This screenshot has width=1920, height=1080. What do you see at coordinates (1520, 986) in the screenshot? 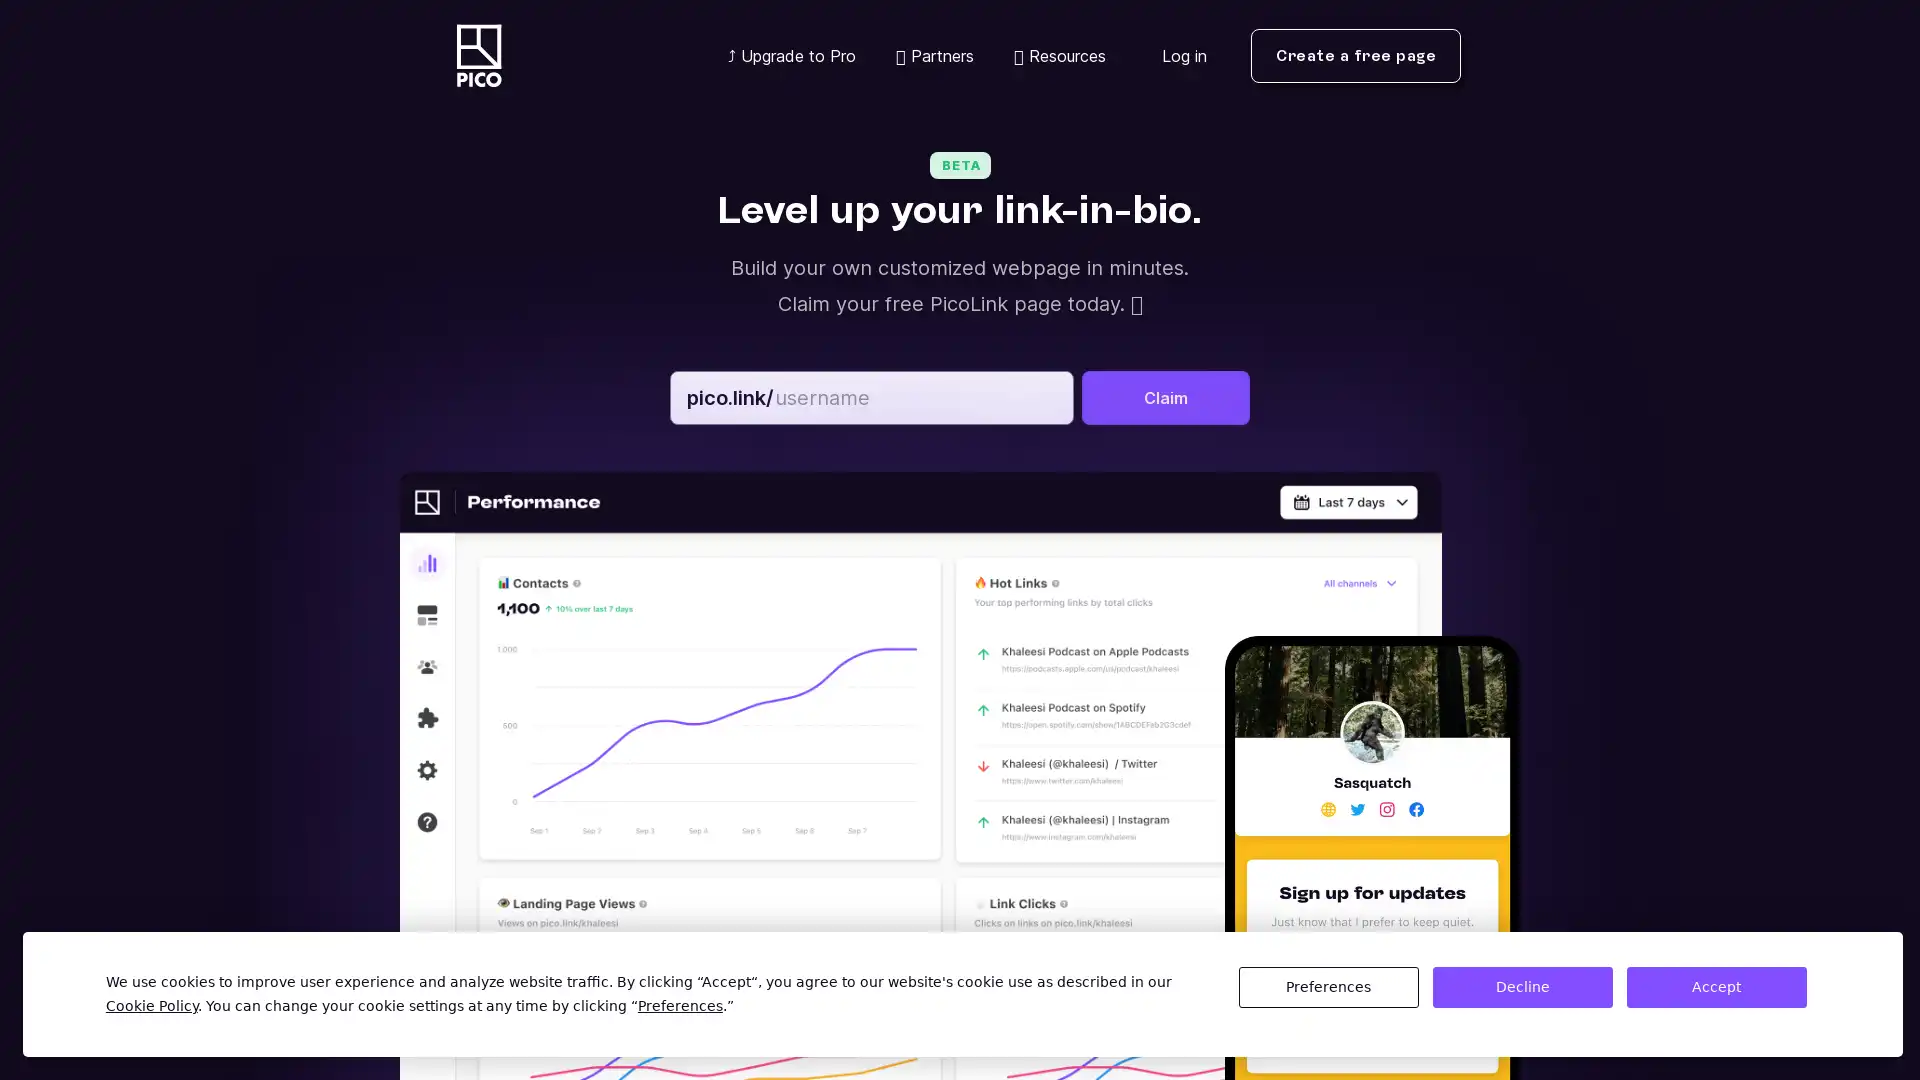
I see `Decline` at bounding box center [1520, 986].